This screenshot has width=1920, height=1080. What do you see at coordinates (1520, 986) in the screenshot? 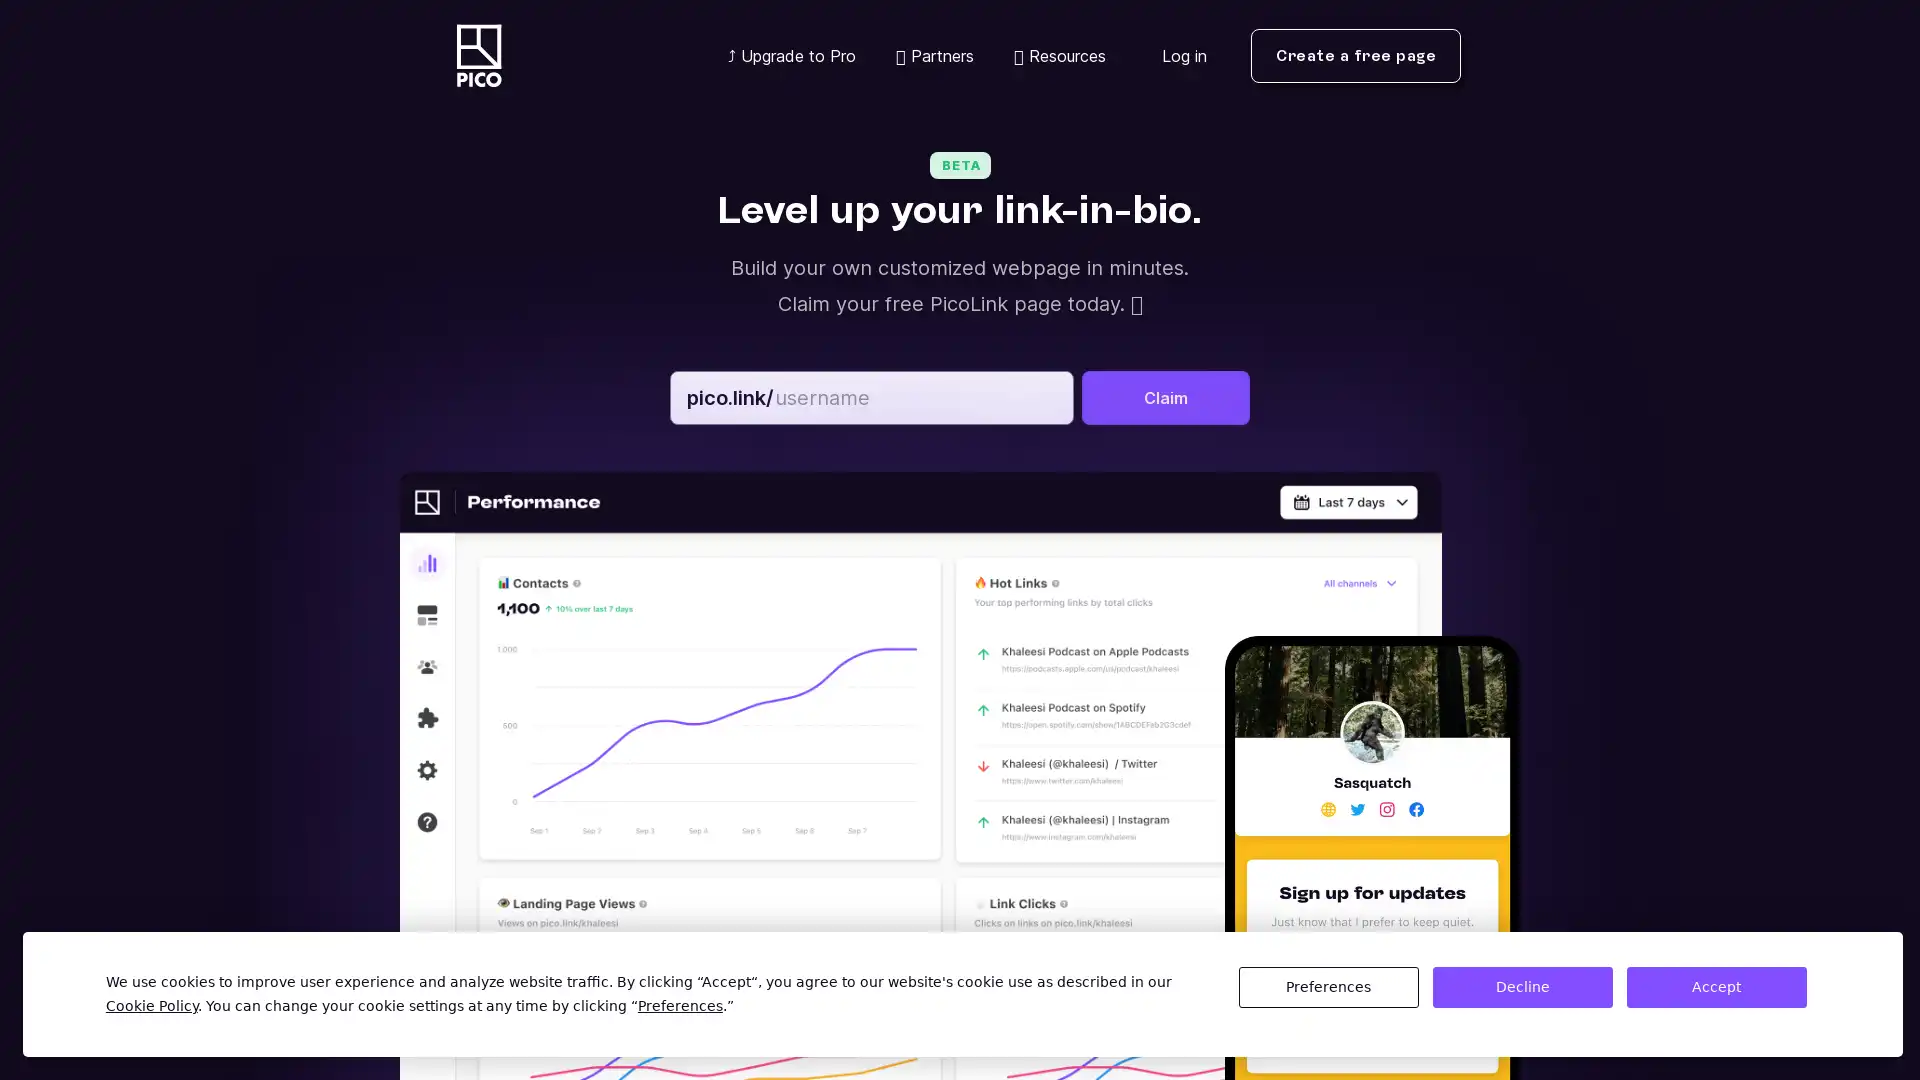
I see `Decline` at bounding box center [1520, 986].